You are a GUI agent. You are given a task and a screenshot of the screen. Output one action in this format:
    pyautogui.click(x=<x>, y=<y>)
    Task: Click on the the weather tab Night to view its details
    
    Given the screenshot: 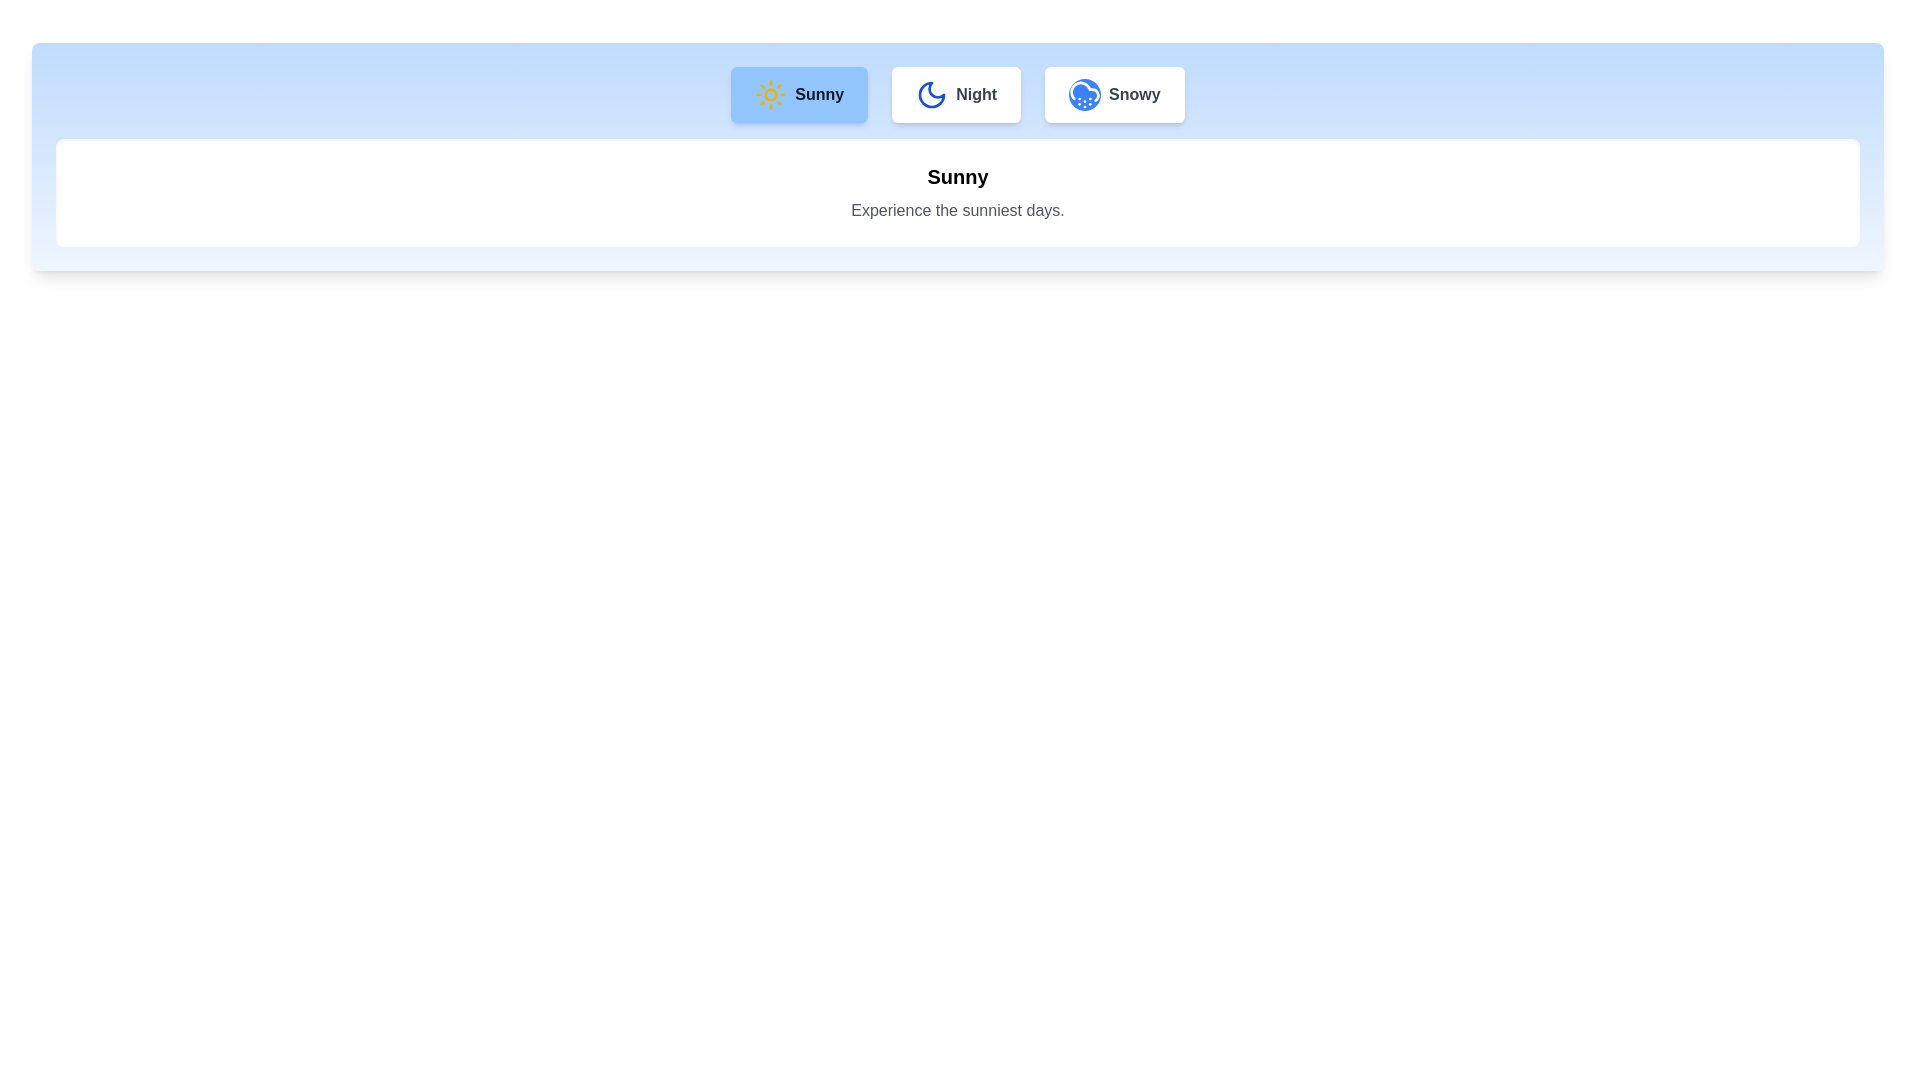 What is the action you would take?
    pyautogui.click(x=955, y=95)
    